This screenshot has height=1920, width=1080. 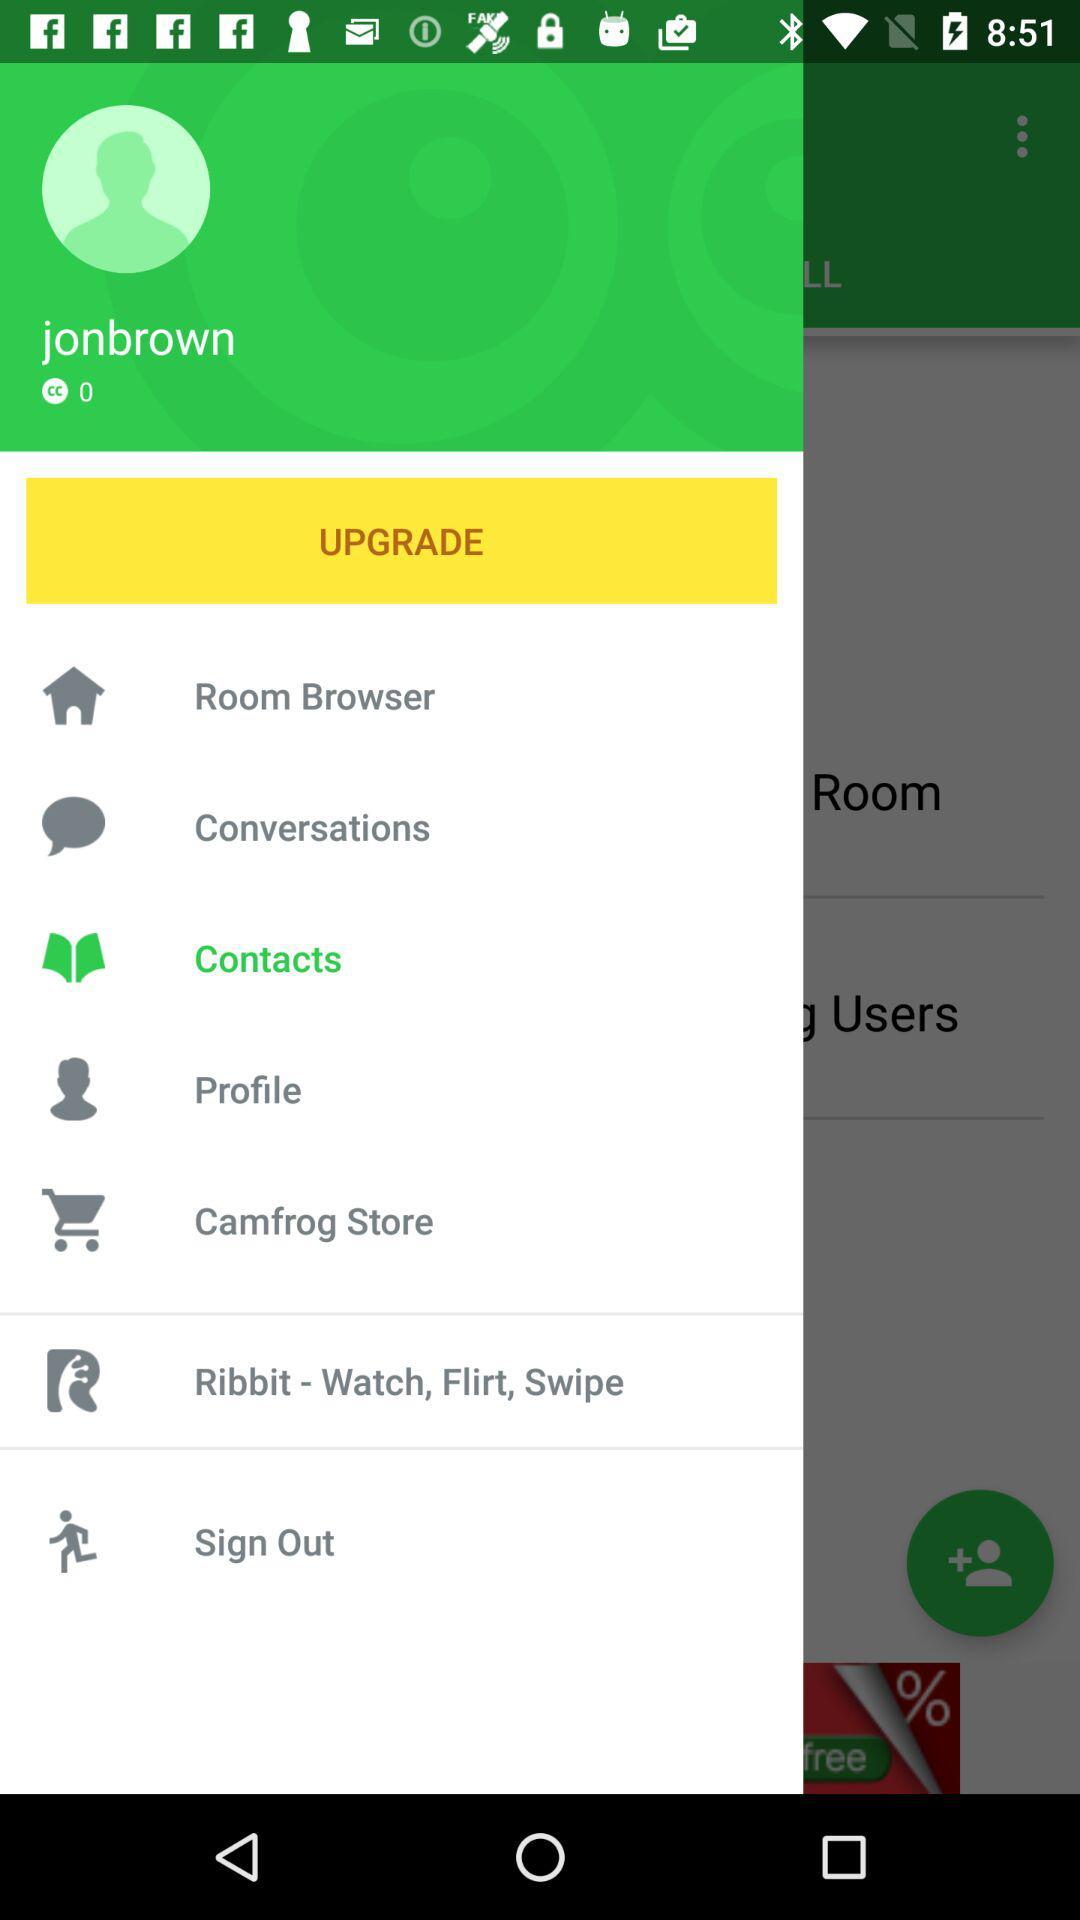 What do you see at coordinates (979, 1562) in the screenshot?
I see `the follow icon` at bounding box center [979, 1562].